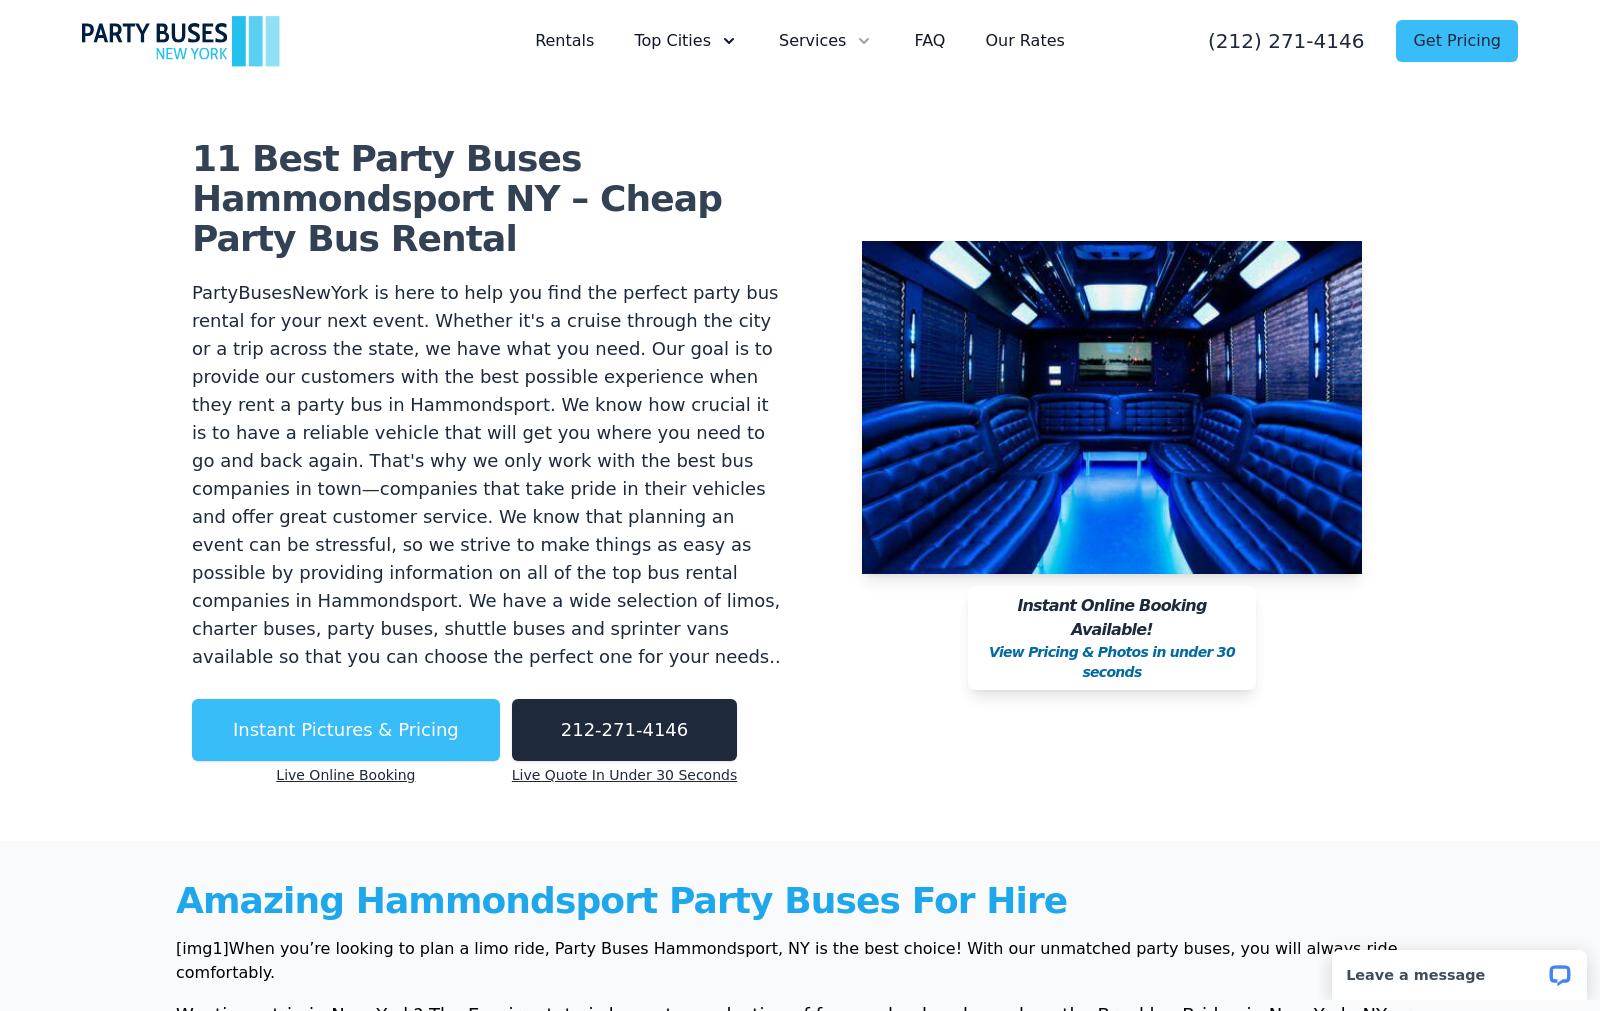 This screenshot has height=1011, width=1600. Describe the element at coordinates (484, 472) in the screenshot. I see `'PartyBusesNewYork is here to help you find the perfect party bus rental for your next event. Whether it's a cruise through the city or a trip across the state, we have what you need. Our goal is to provide our customers with the best possible experience when they rent a party bus in Hammondsport. We know how crucial it is to have a reliable vehicle that will get you where you need to go and back again. That's why we only work with the best bus companies in town—companies that take pride in their vehicles and offer great customer service. We know that planning an event can be stressful, so we strive to make things as easy as possible by providing information on all of the top bus rental companies in Hammondsport. We have a wide selection of limos, charter buses, party buses, shuttle buses and sprinter vans available so that you can choose the perfect one for your needs..'` at that location.